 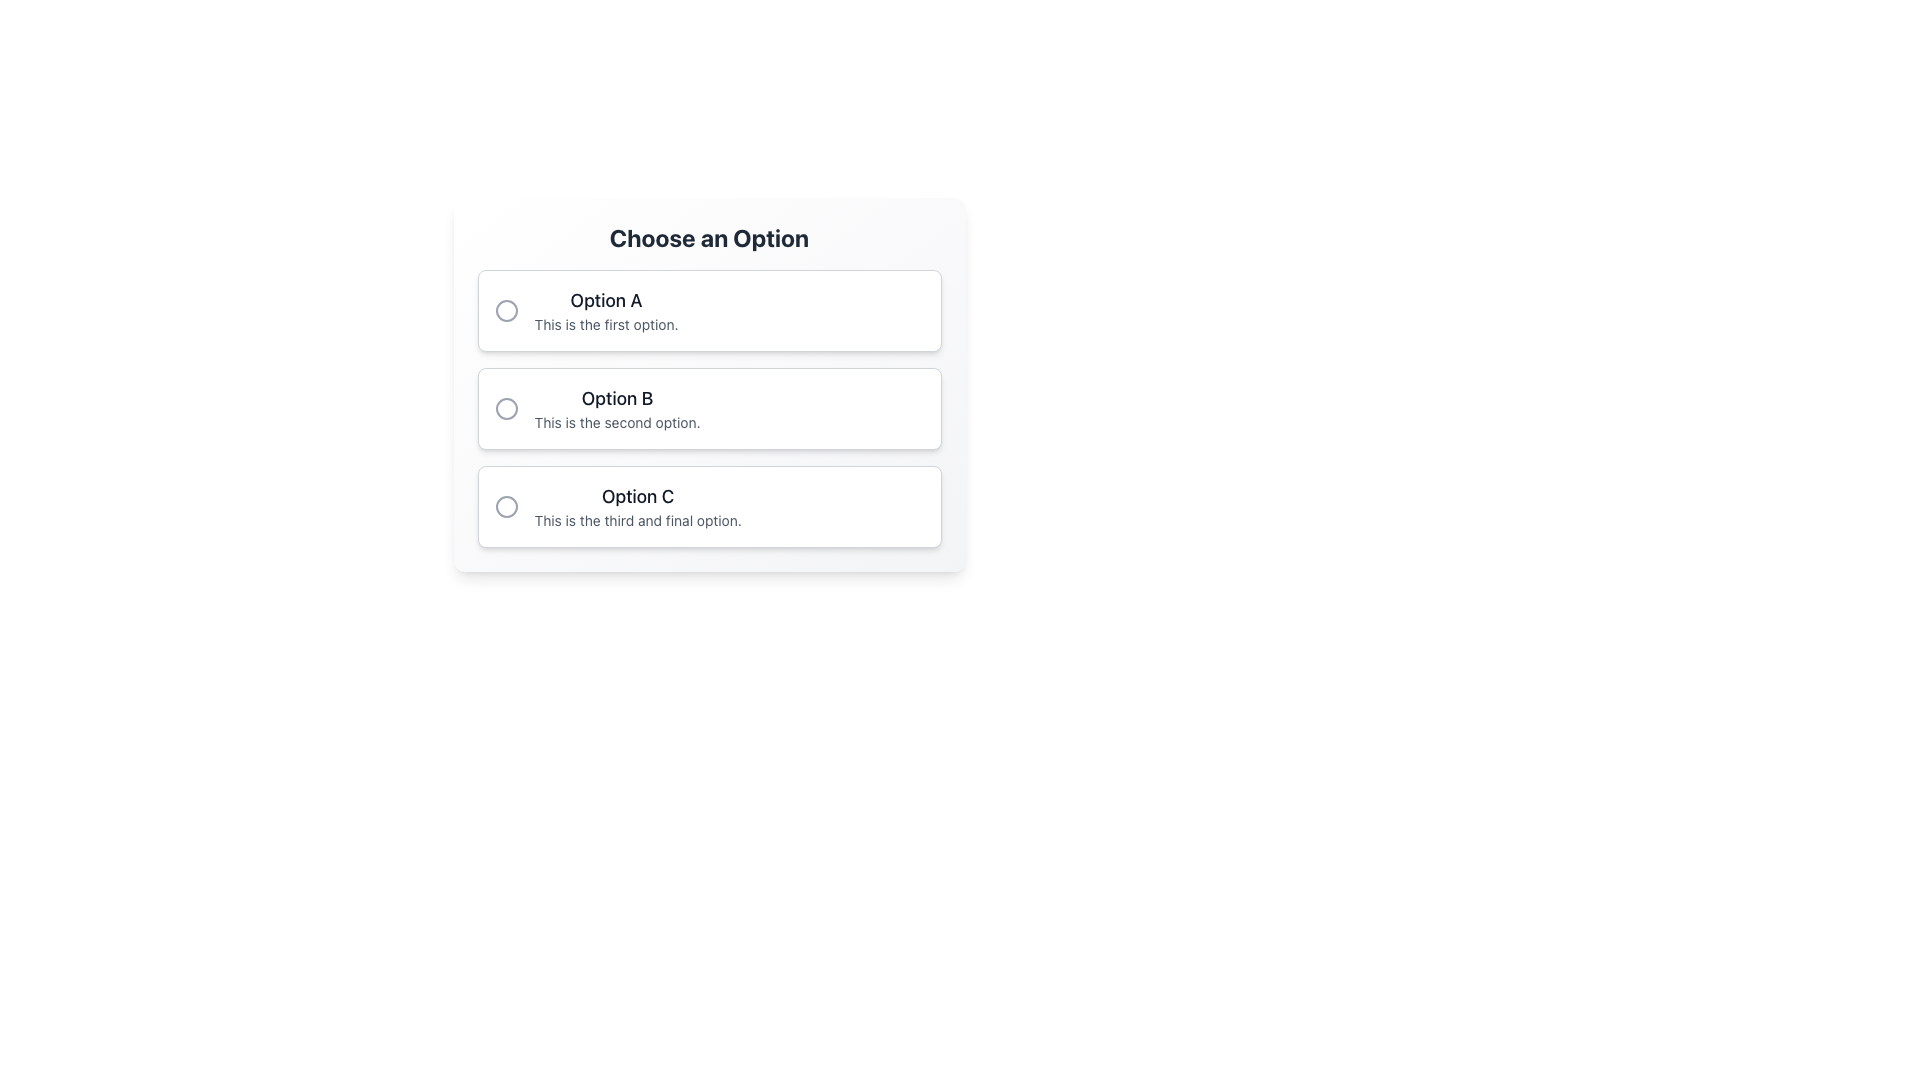 I want to click on the unselected circular SVG graphical component representing 'Option C' in the radio button list, so click(x=506, y=505).